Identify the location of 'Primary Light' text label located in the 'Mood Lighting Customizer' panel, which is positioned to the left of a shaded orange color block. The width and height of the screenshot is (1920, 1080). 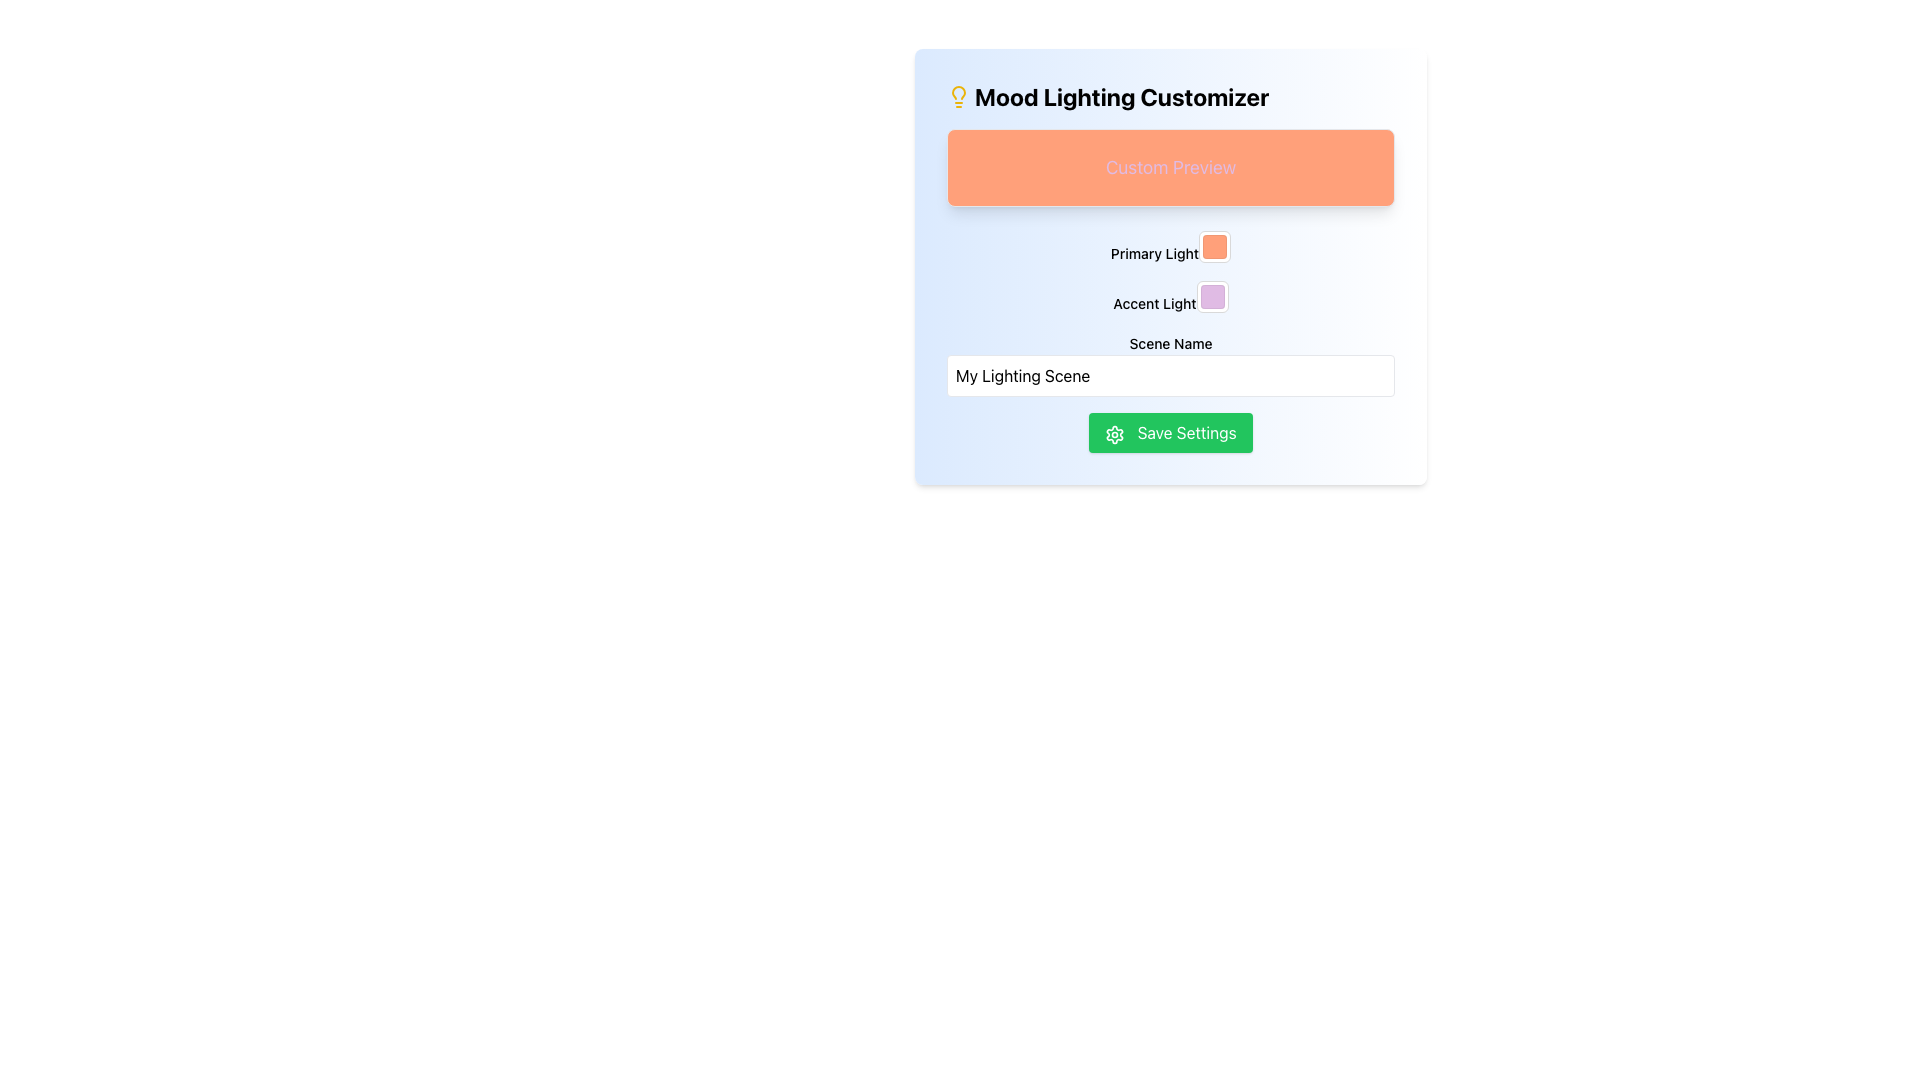
(1171, 246).